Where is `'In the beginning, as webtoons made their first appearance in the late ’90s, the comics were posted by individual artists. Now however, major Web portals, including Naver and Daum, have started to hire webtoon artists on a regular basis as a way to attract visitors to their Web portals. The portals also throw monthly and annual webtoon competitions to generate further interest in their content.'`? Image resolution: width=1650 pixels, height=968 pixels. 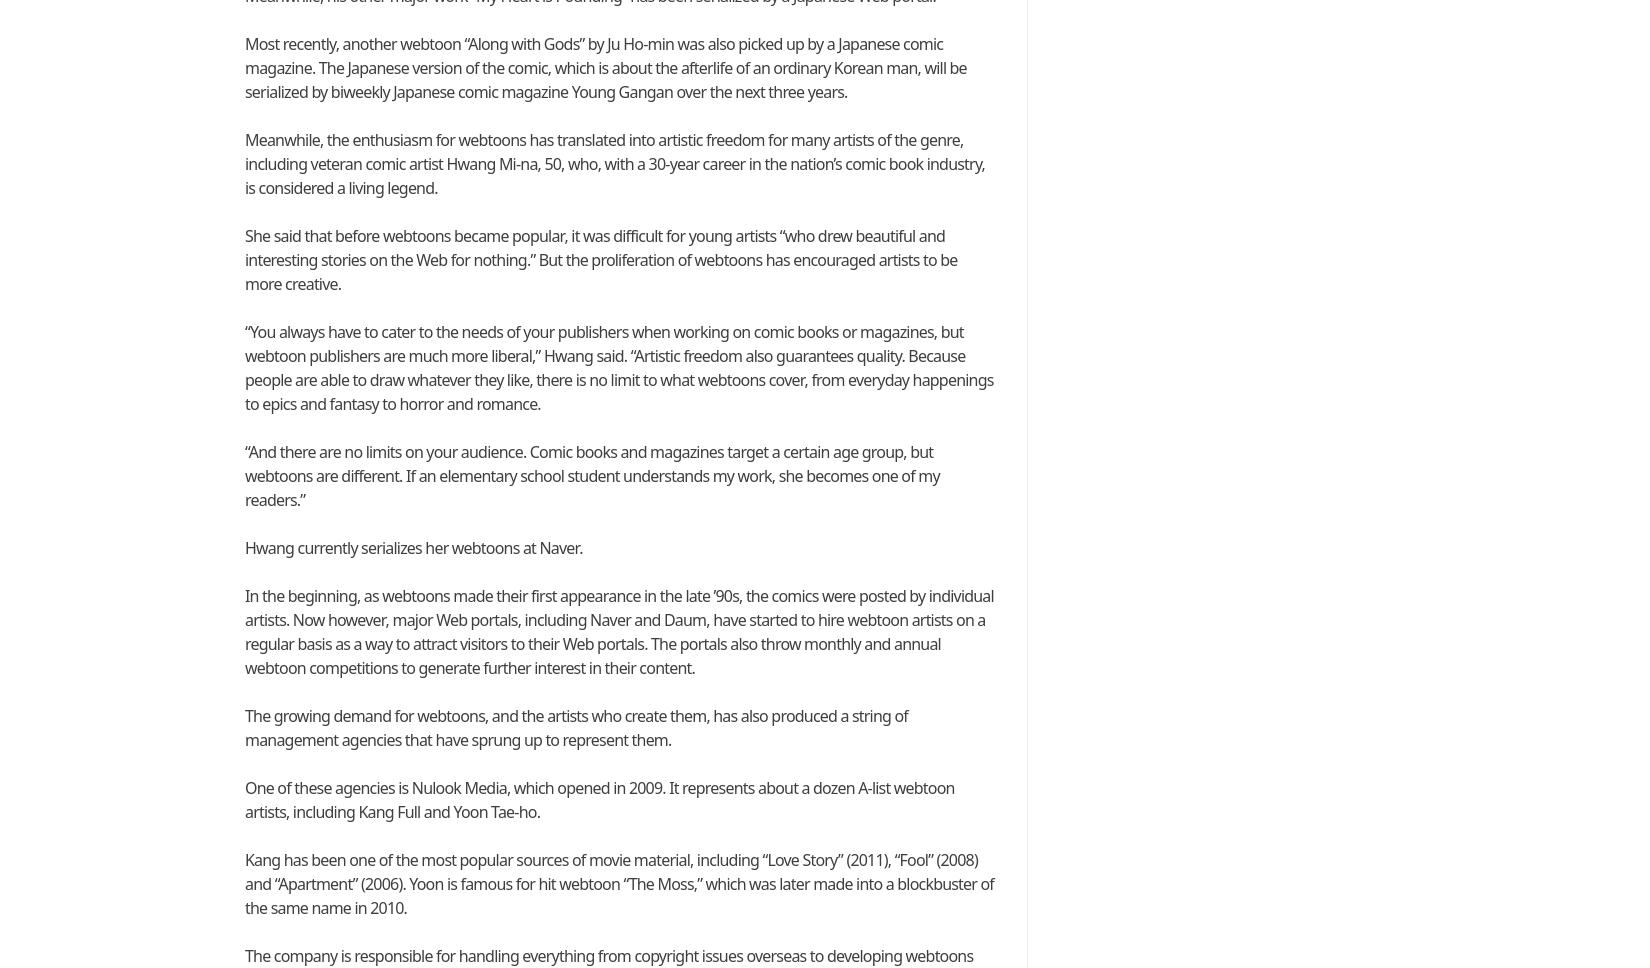
'In the beginning, as webtoons made their first appearance in the late ’90s, the comics were posted by individual artists. Now however, major Web portals, including Naver and Daum, have started to hire webtoon artists on a regular basis as a way to attract visitors to their Web portals. The portals also throw monthly and annual webtoon competitions to generate further interest in their content.' is located at coordinates (618, 631).